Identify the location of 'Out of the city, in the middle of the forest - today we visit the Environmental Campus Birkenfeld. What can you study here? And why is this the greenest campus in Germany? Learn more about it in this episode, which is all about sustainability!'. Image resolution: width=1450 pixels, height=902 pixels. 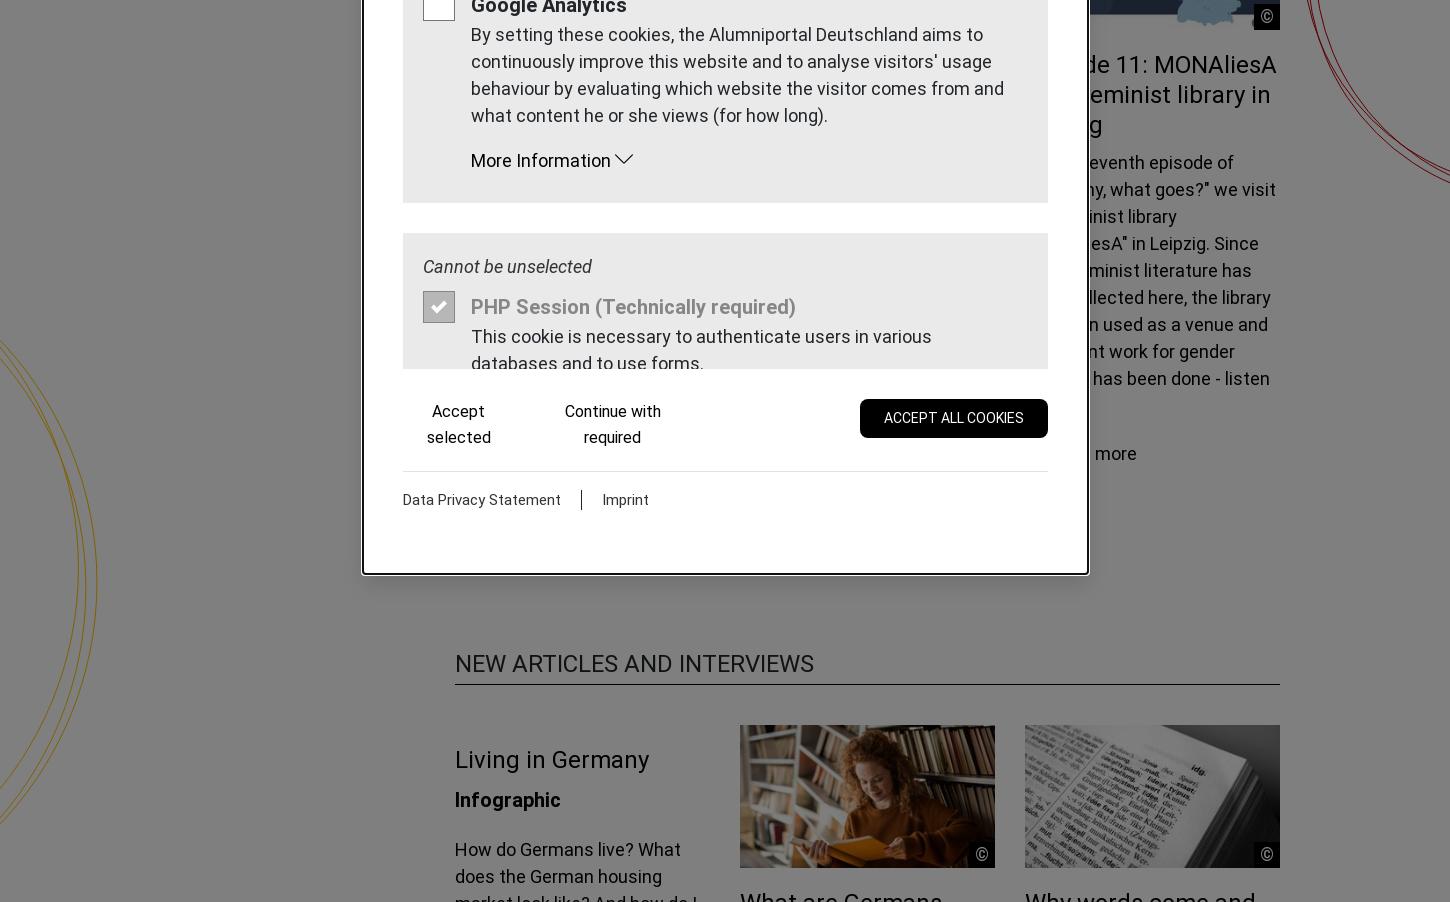
(739, 299).